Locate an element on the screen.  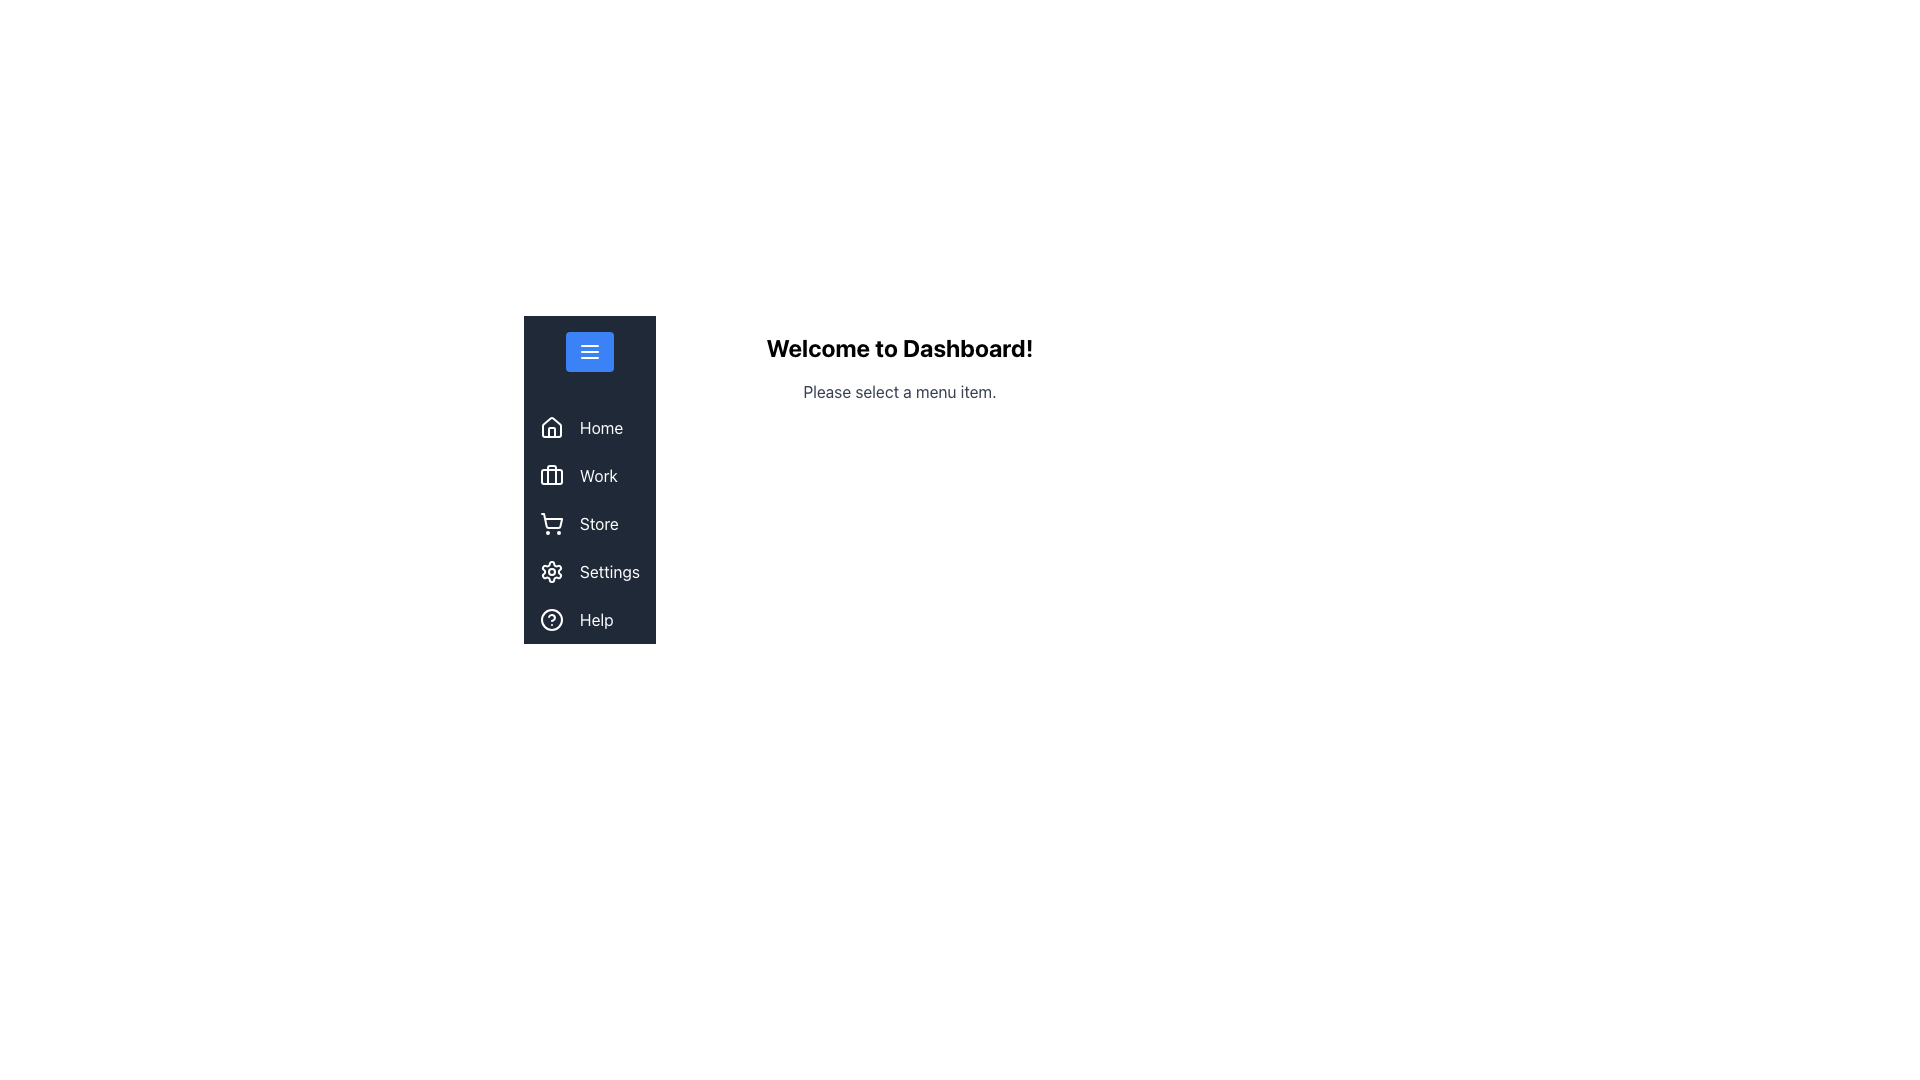
the last item in the vertical navigation menu, which serves as a link to the help section of the application, located beneath 'Settings' is located at coordinates (589, 619).